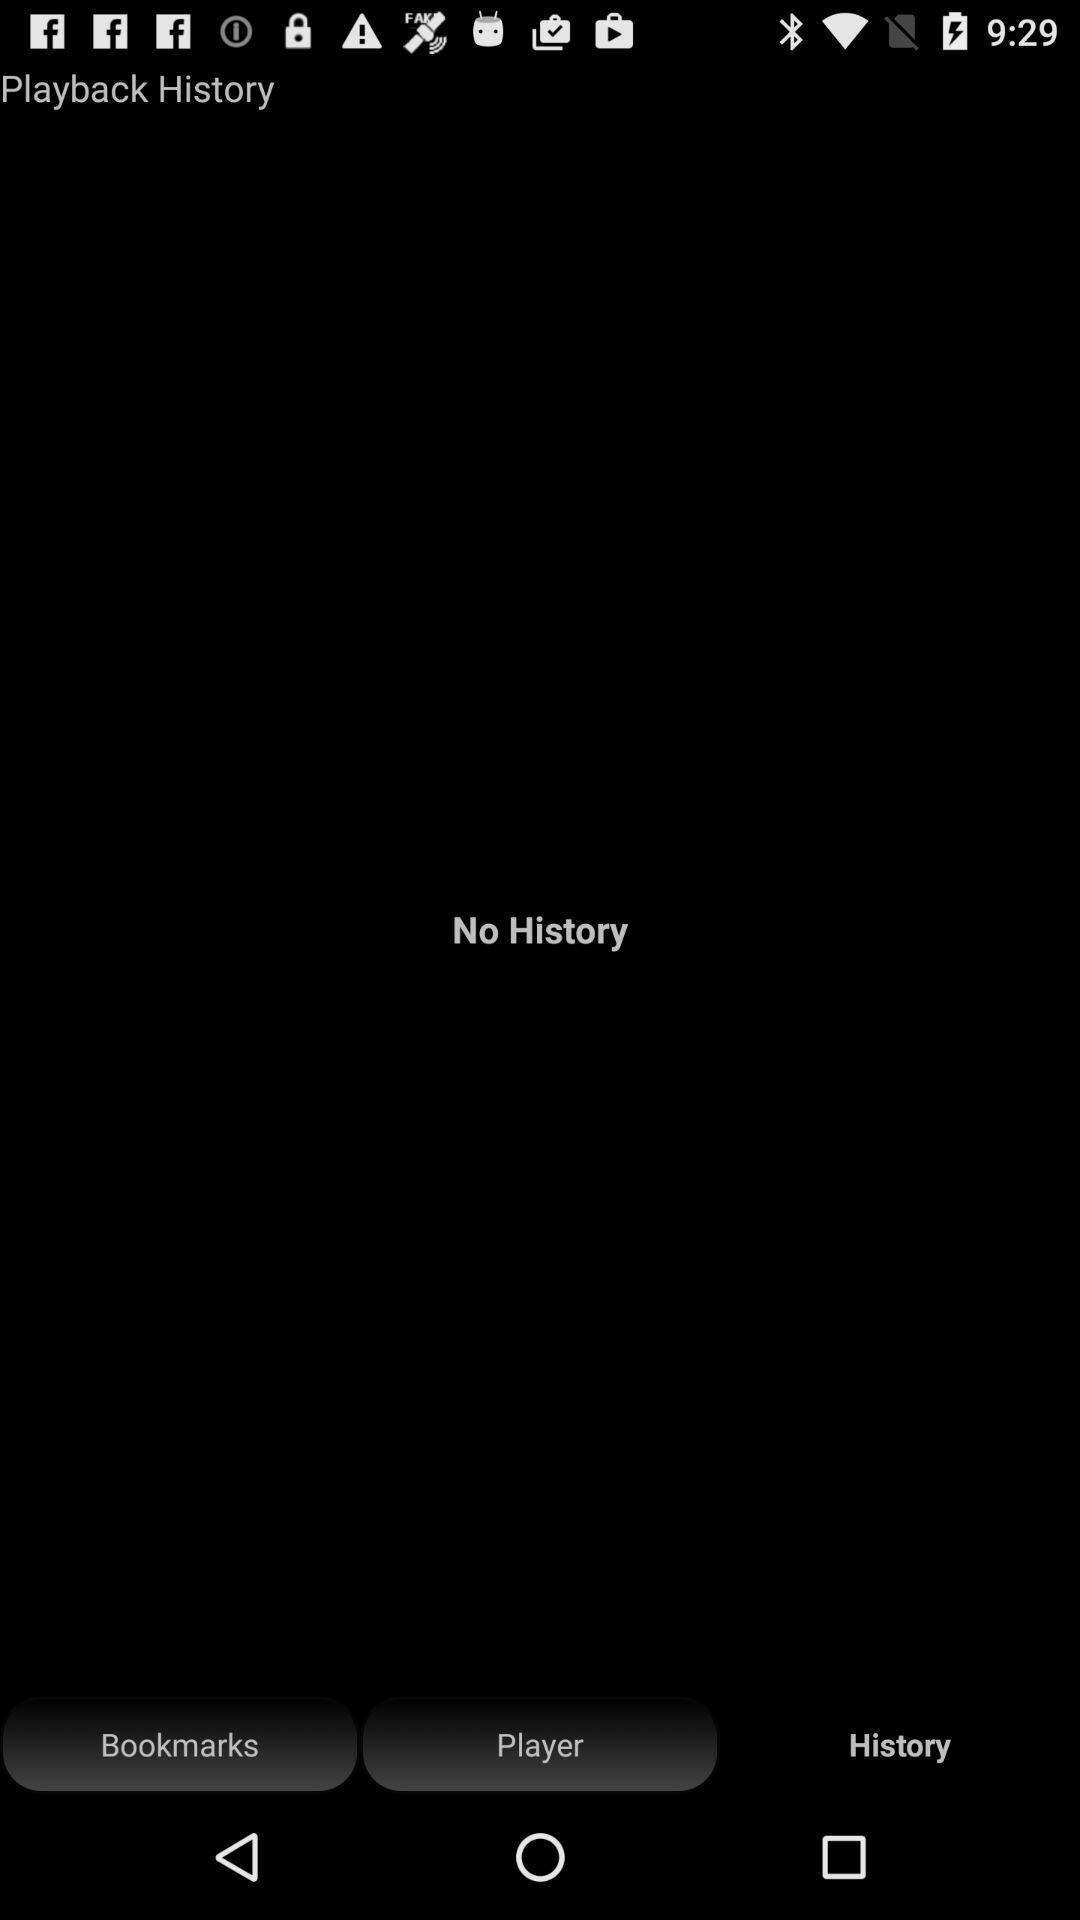  I want to click on the item to the left of history item, so click(540, 1744).